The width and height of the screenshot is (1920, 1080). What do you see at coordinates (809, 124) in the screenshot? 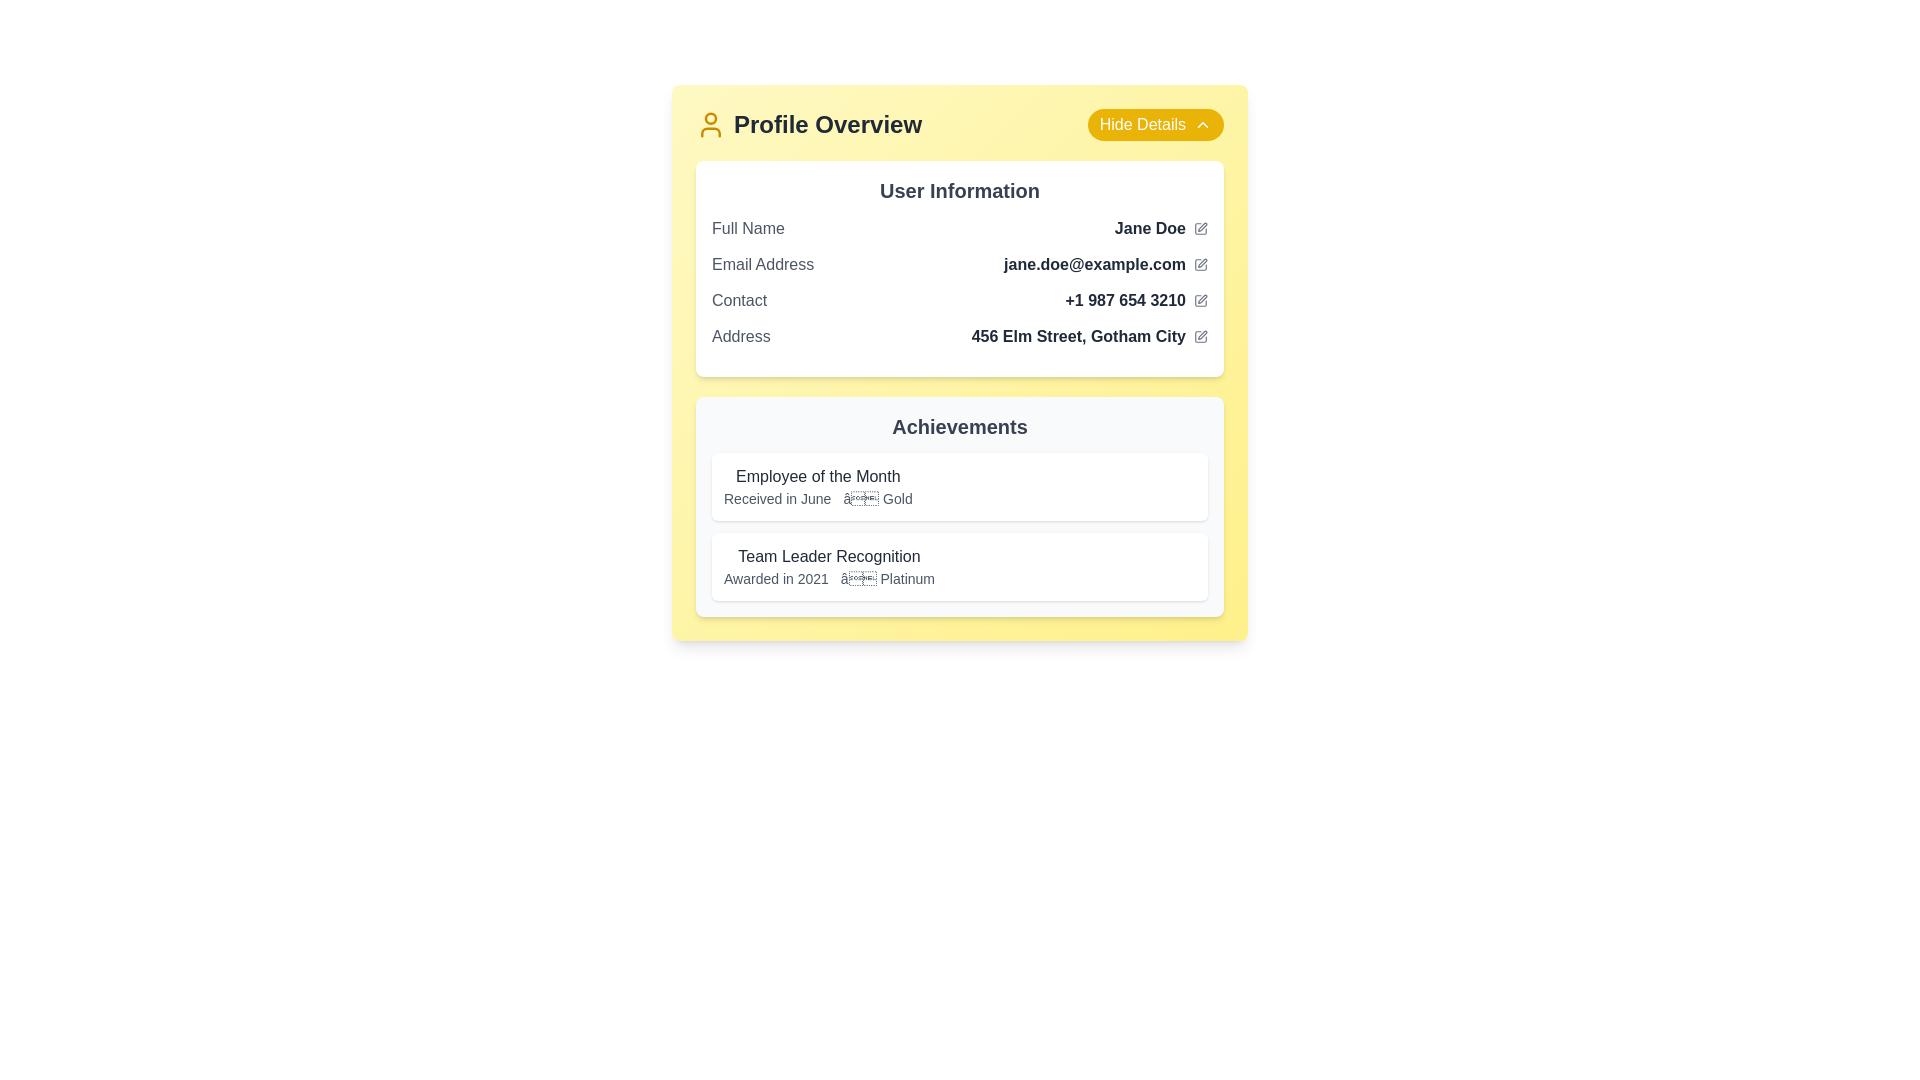
I see `text 'Profile Overview' from the Label header with icon that features a yellow user silhouette icon and is located on the left side of the top panel` at bounding box center [809, 124].